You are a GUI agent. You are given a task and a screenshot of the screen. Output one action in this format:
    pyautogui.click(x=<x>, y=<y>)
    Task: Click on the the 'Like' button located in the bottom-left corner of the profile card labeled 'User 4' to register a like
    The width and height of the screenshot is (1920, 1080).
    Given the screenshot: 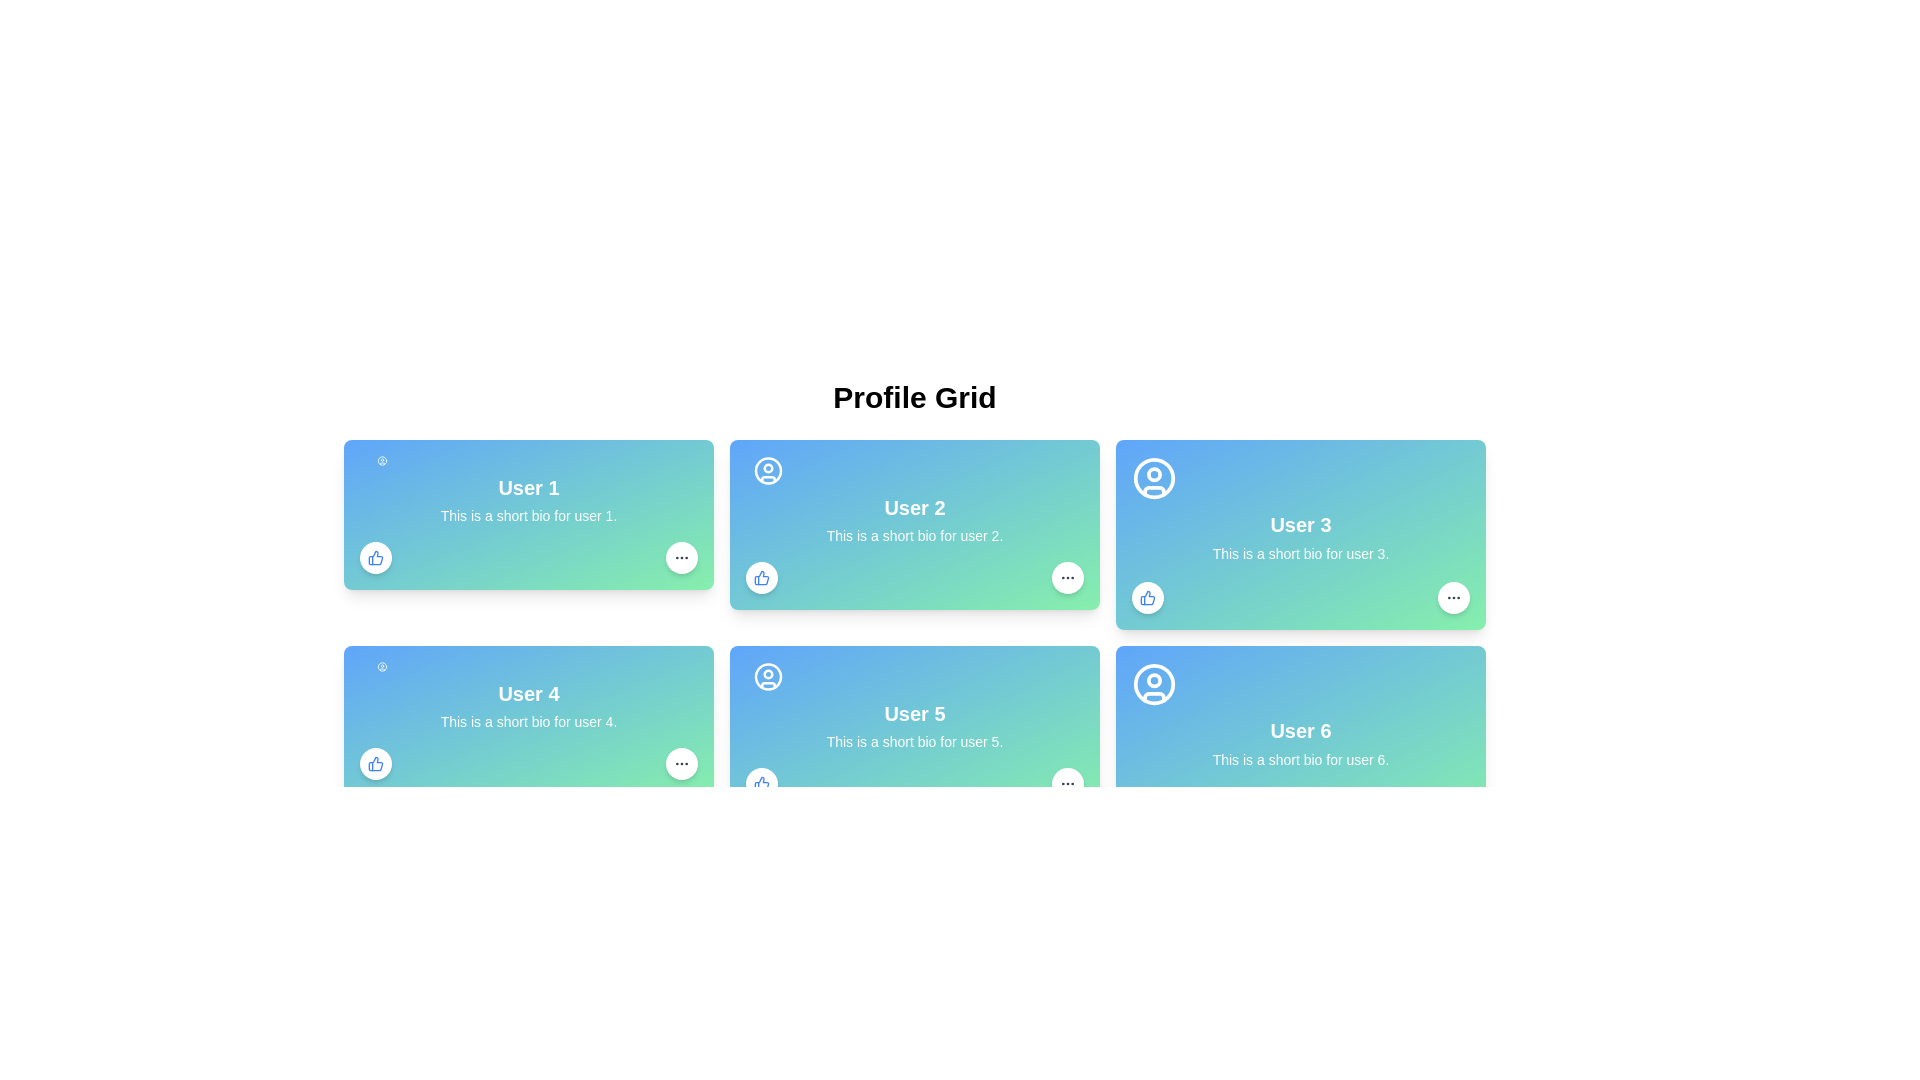 What is the action you would take?
    pyautogui.click(x=375, y=763)
    